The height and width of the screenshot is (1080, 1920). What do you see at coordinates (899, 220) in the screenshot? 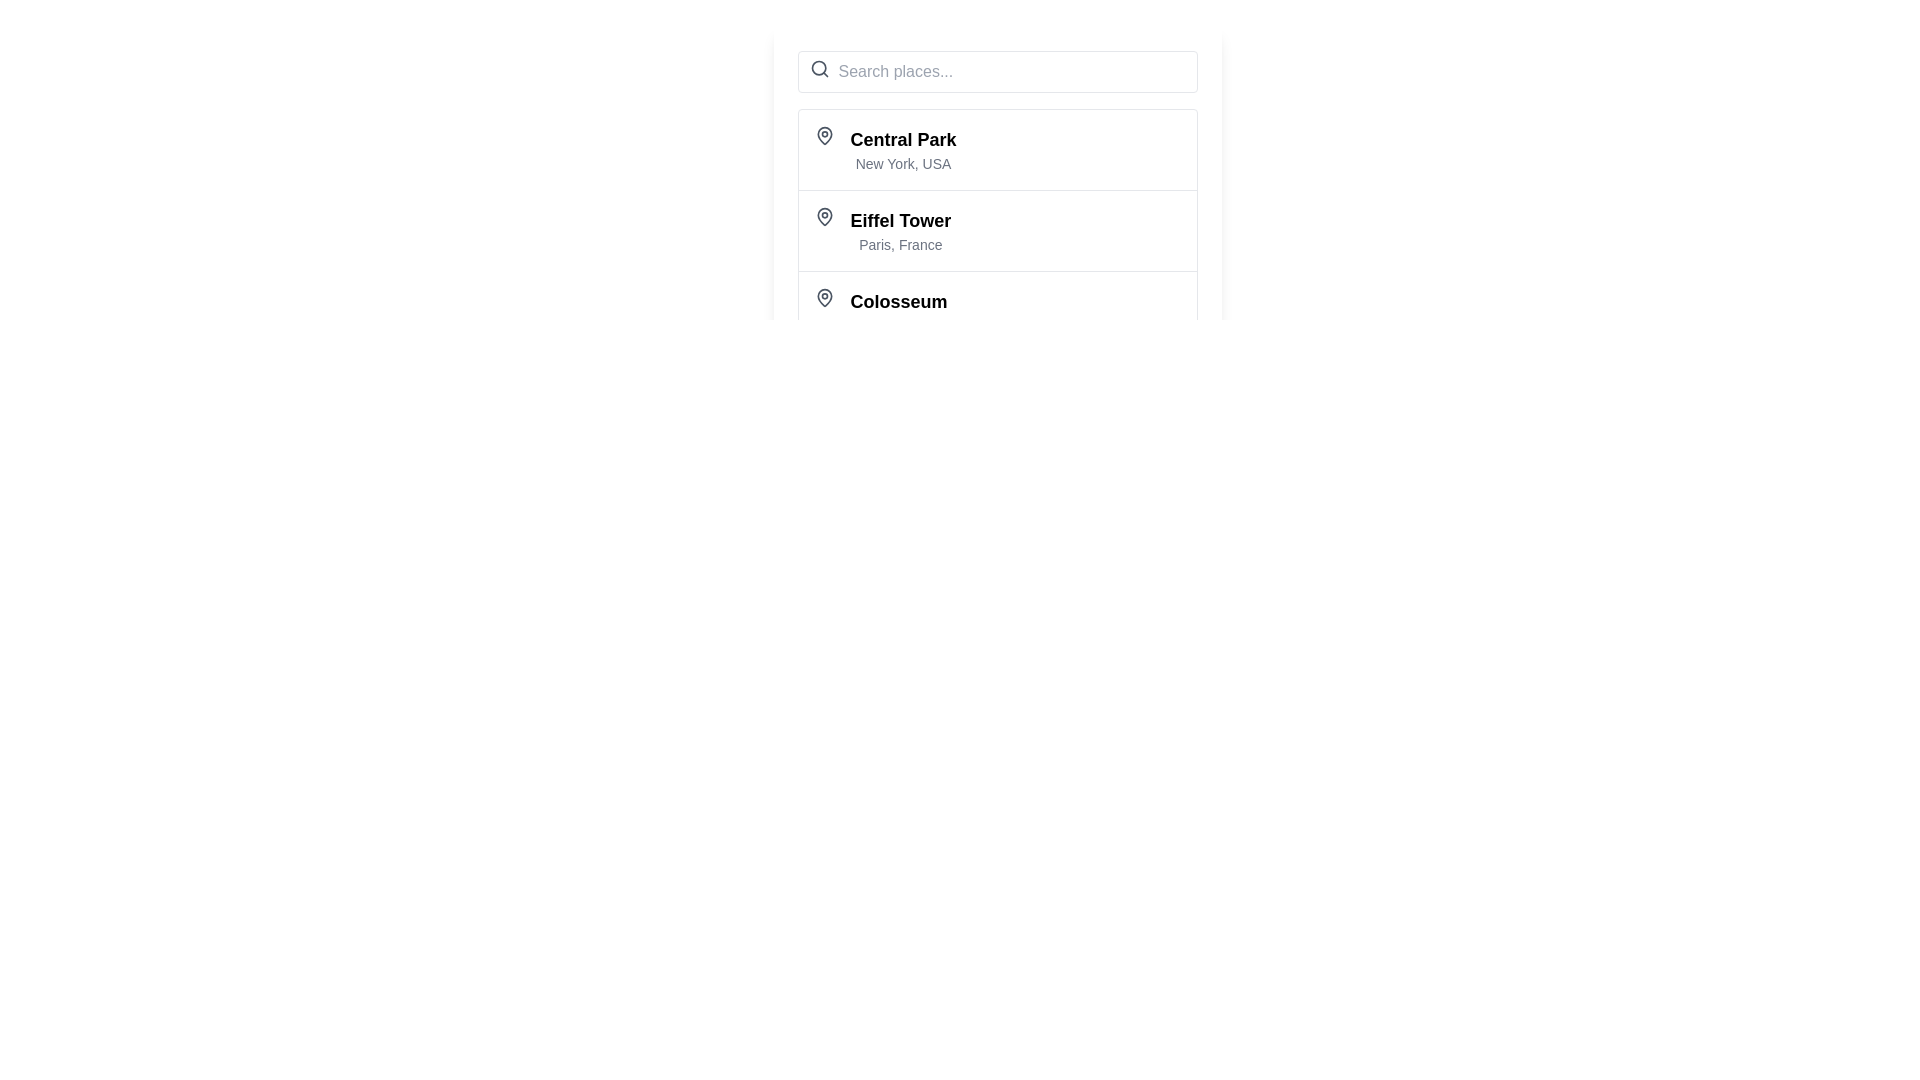
I see `text displayed in the 'Eiffel Tower' label, which is the second item in a structured list, styled prominently with a bold font and located above the smaller text 'Paris, France'` at bounding box center [899, 220].